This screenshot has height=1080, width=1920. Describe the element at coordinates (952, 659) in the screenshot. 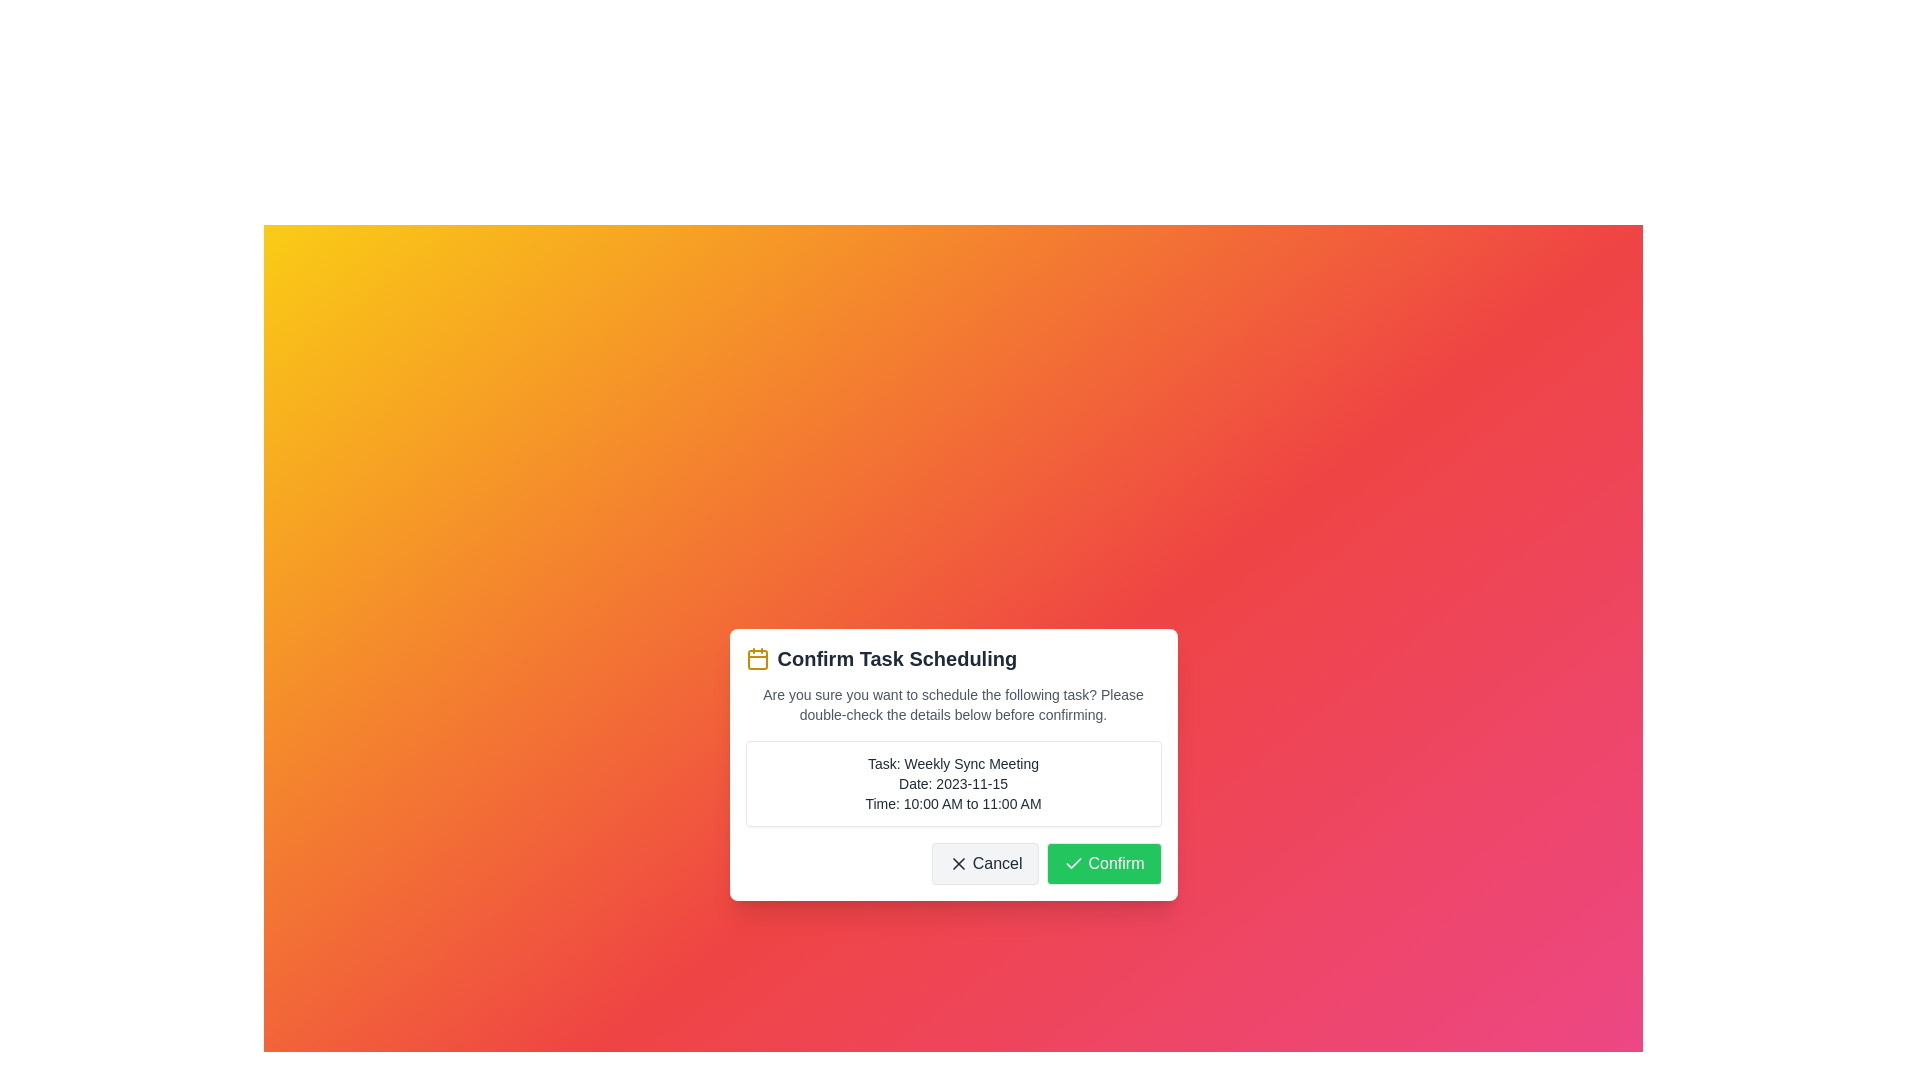

I see `the heading element at the top of the modal dialog that indicates the purpose of the task scheduling operation, which includes a calendar icon on the left side` at that location.